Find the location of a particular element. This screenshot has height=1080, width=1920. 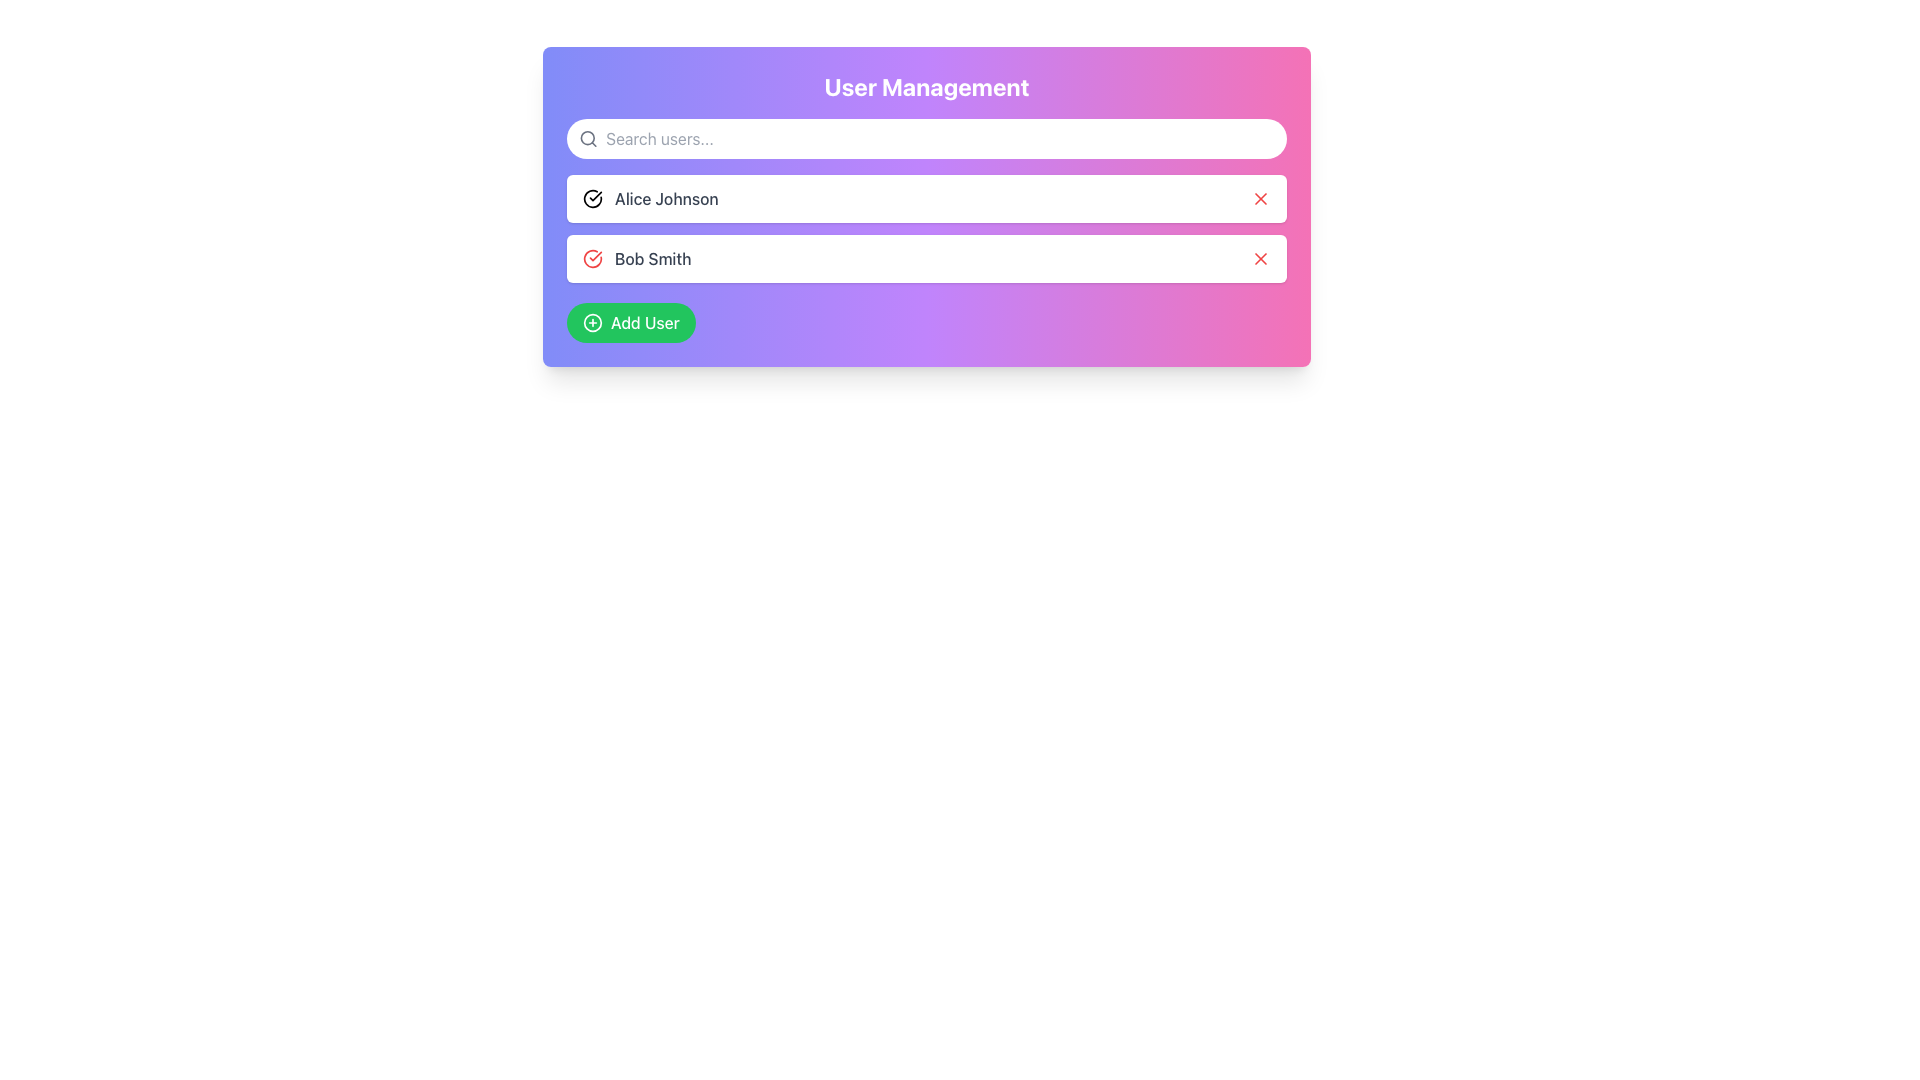

the circular vector graphic portion of the checkmark icon, which is located to the left of the text 'Bob Smith' is located at coordinates (592, 257).